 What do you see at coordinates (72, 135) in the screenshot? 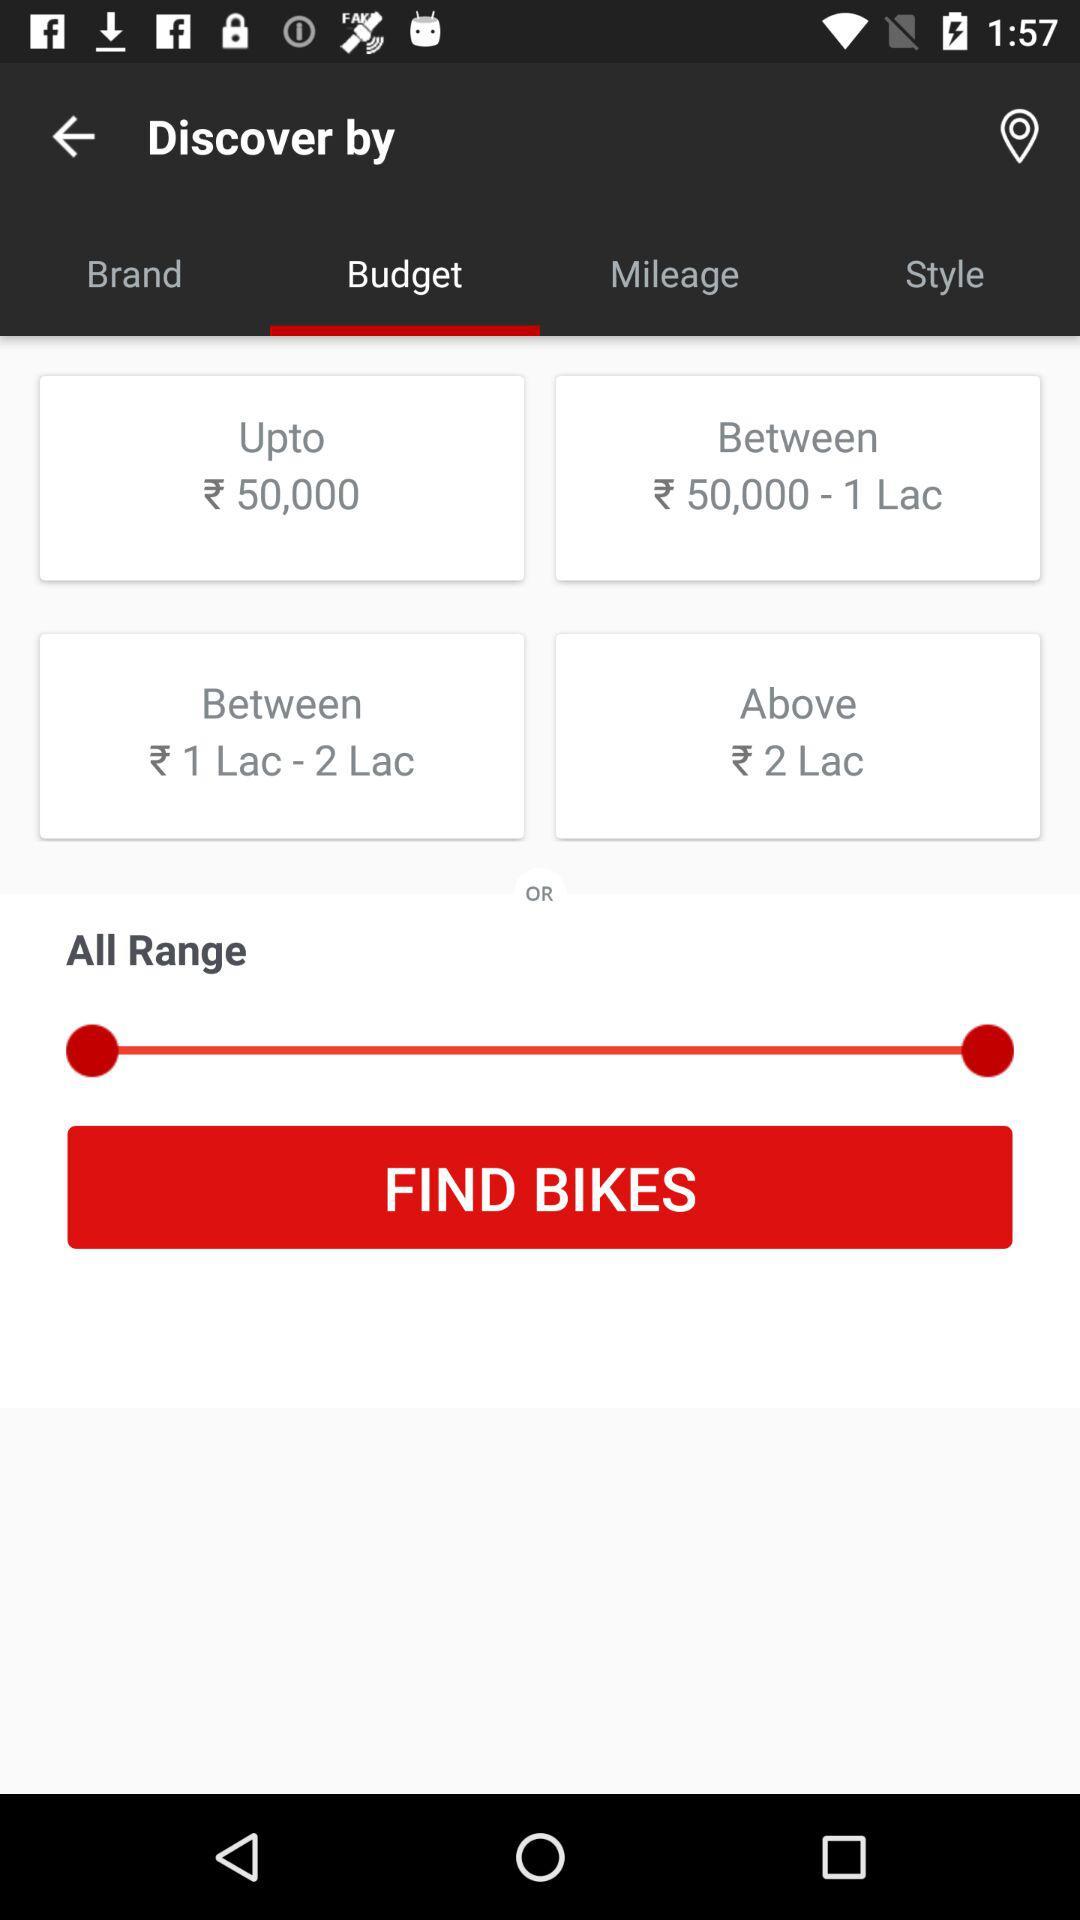
I see `item above brand item` at bounding box center [72, 135].